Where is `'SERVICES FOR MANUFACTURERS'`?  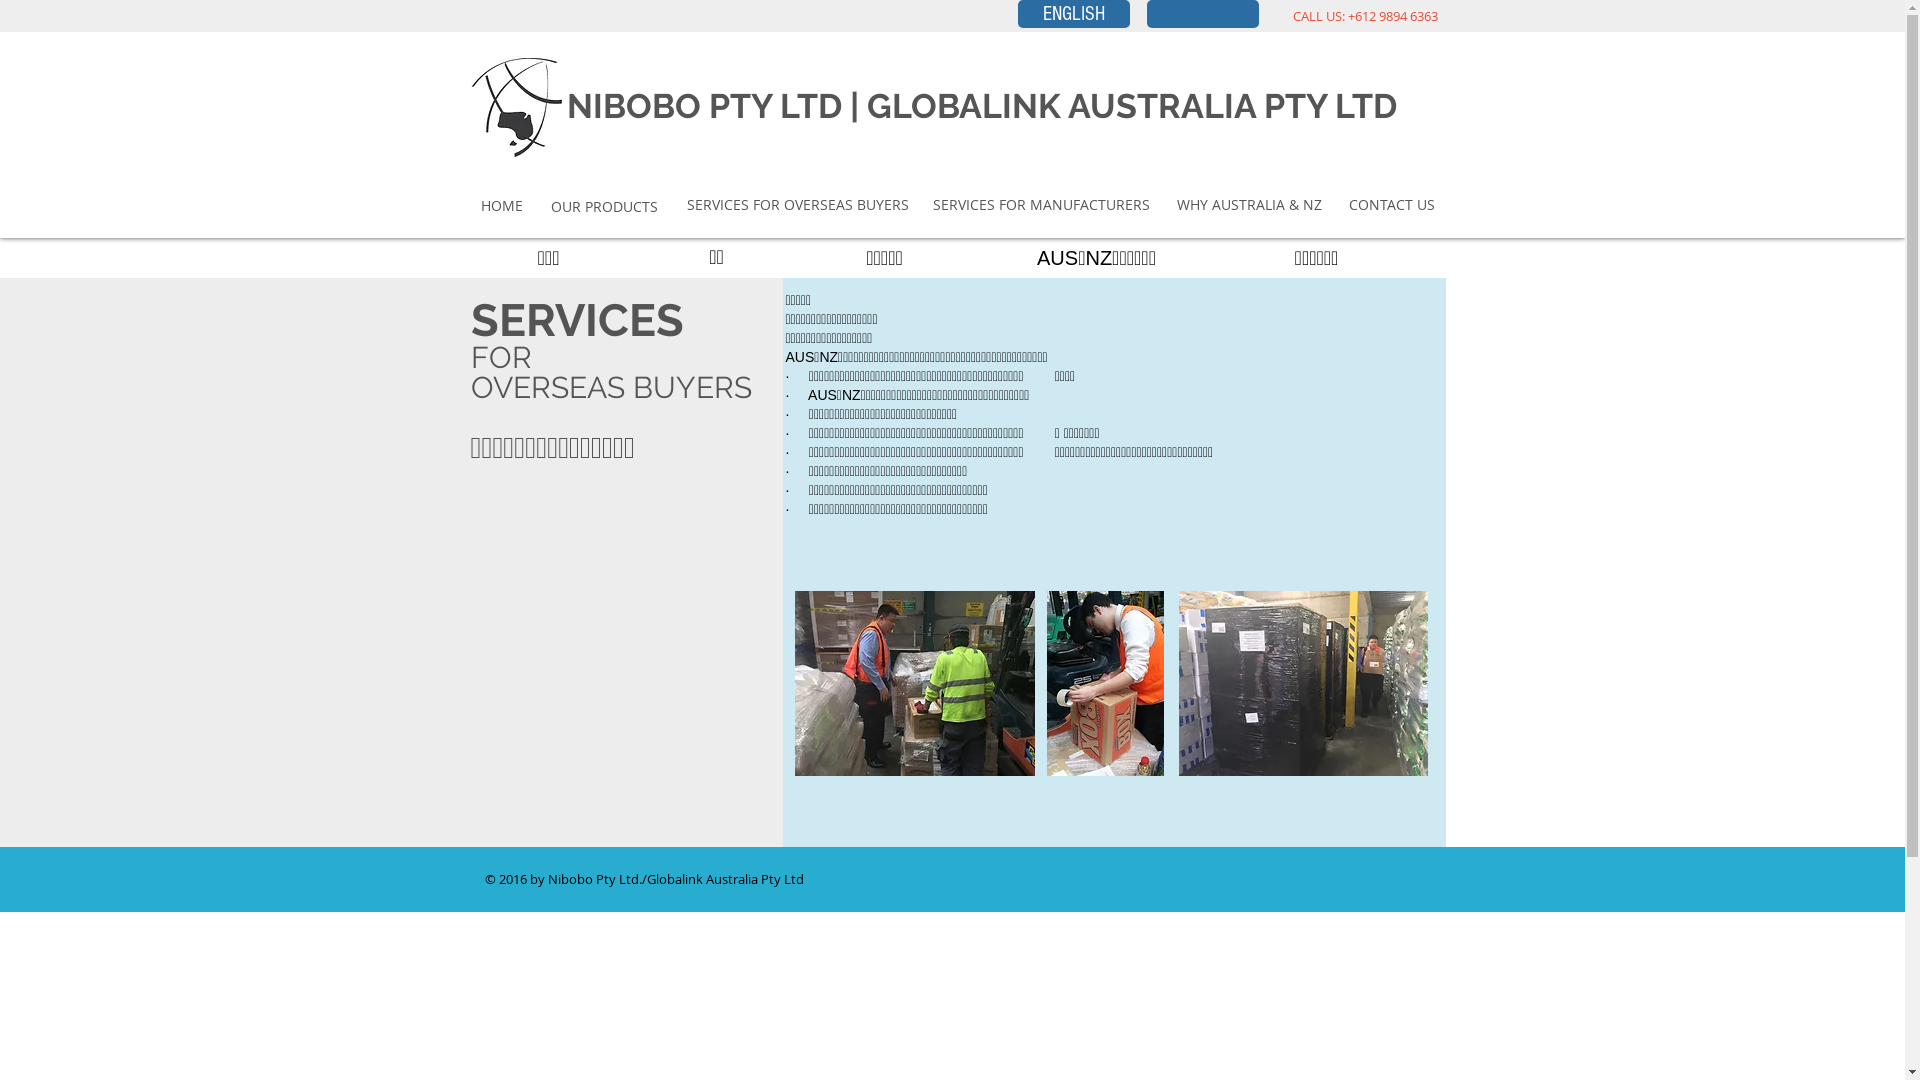
'SERVICES FOR MANUFACTURERS' is located at coordinates (930, 204).